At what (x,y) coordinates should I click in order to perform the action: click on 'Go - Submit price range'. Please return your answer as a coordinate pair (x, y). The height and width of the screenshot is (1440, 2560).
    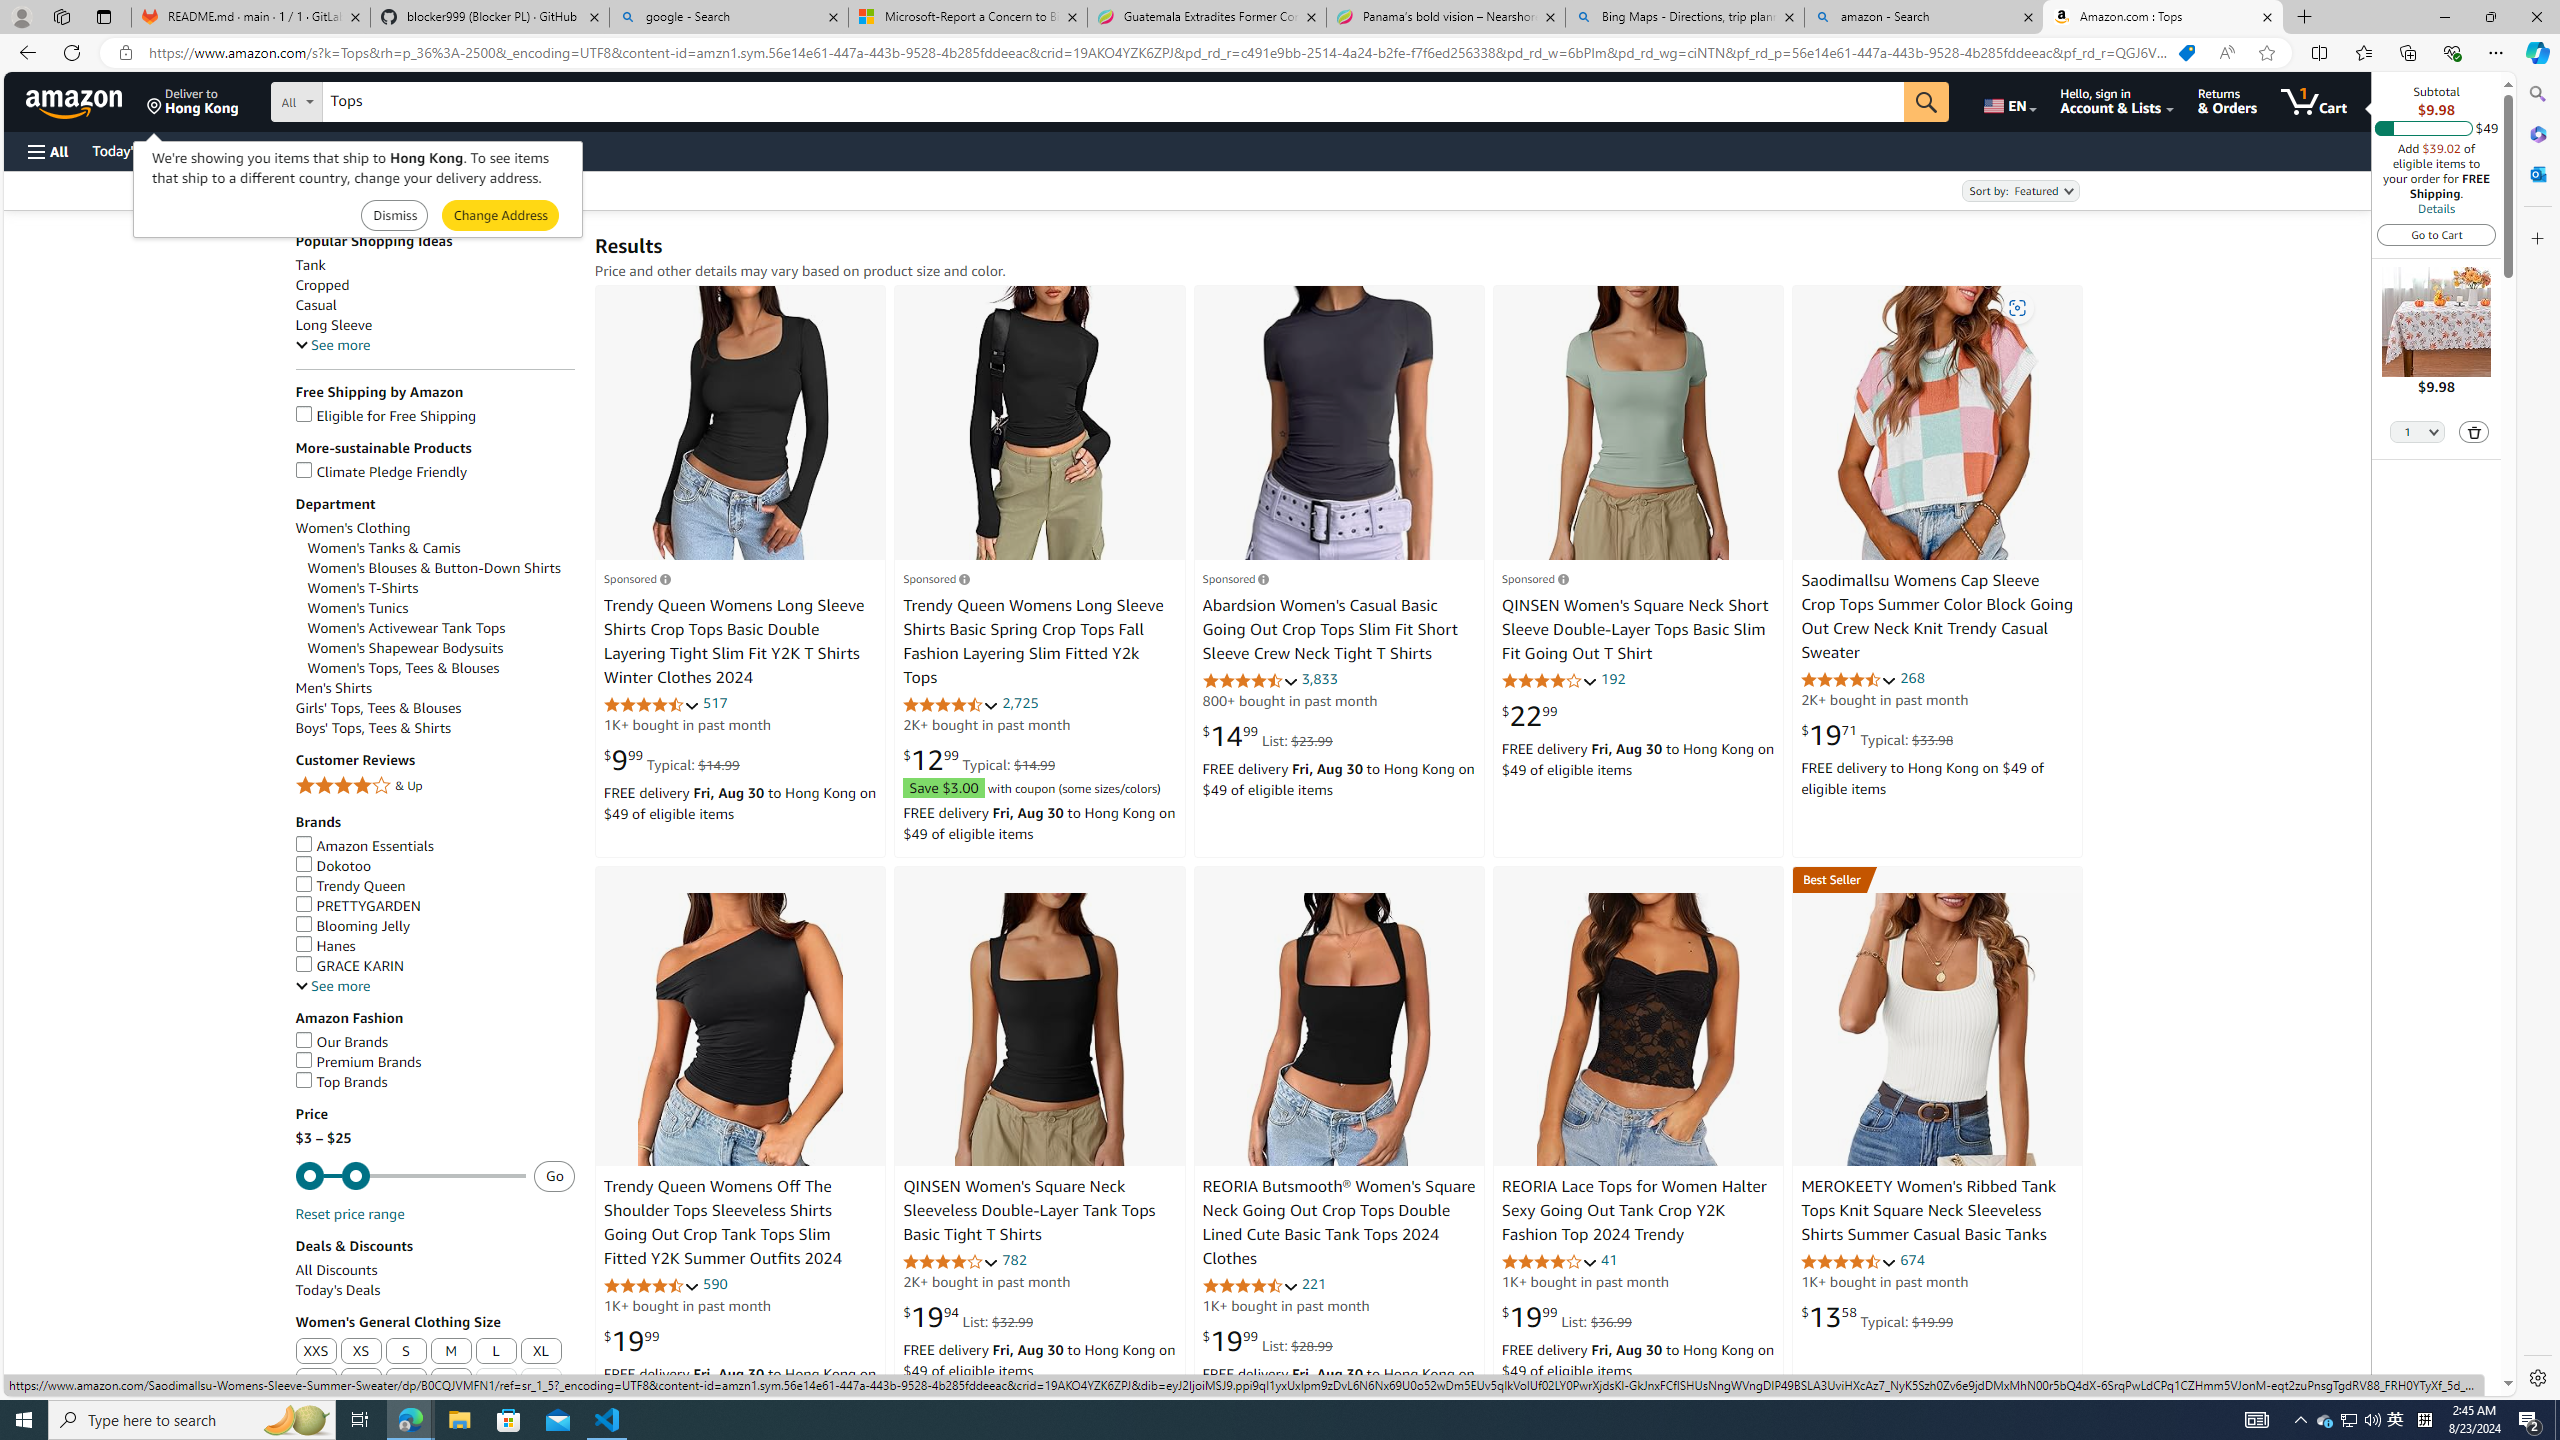
    Looking at the image, I should click on (554, 1175).